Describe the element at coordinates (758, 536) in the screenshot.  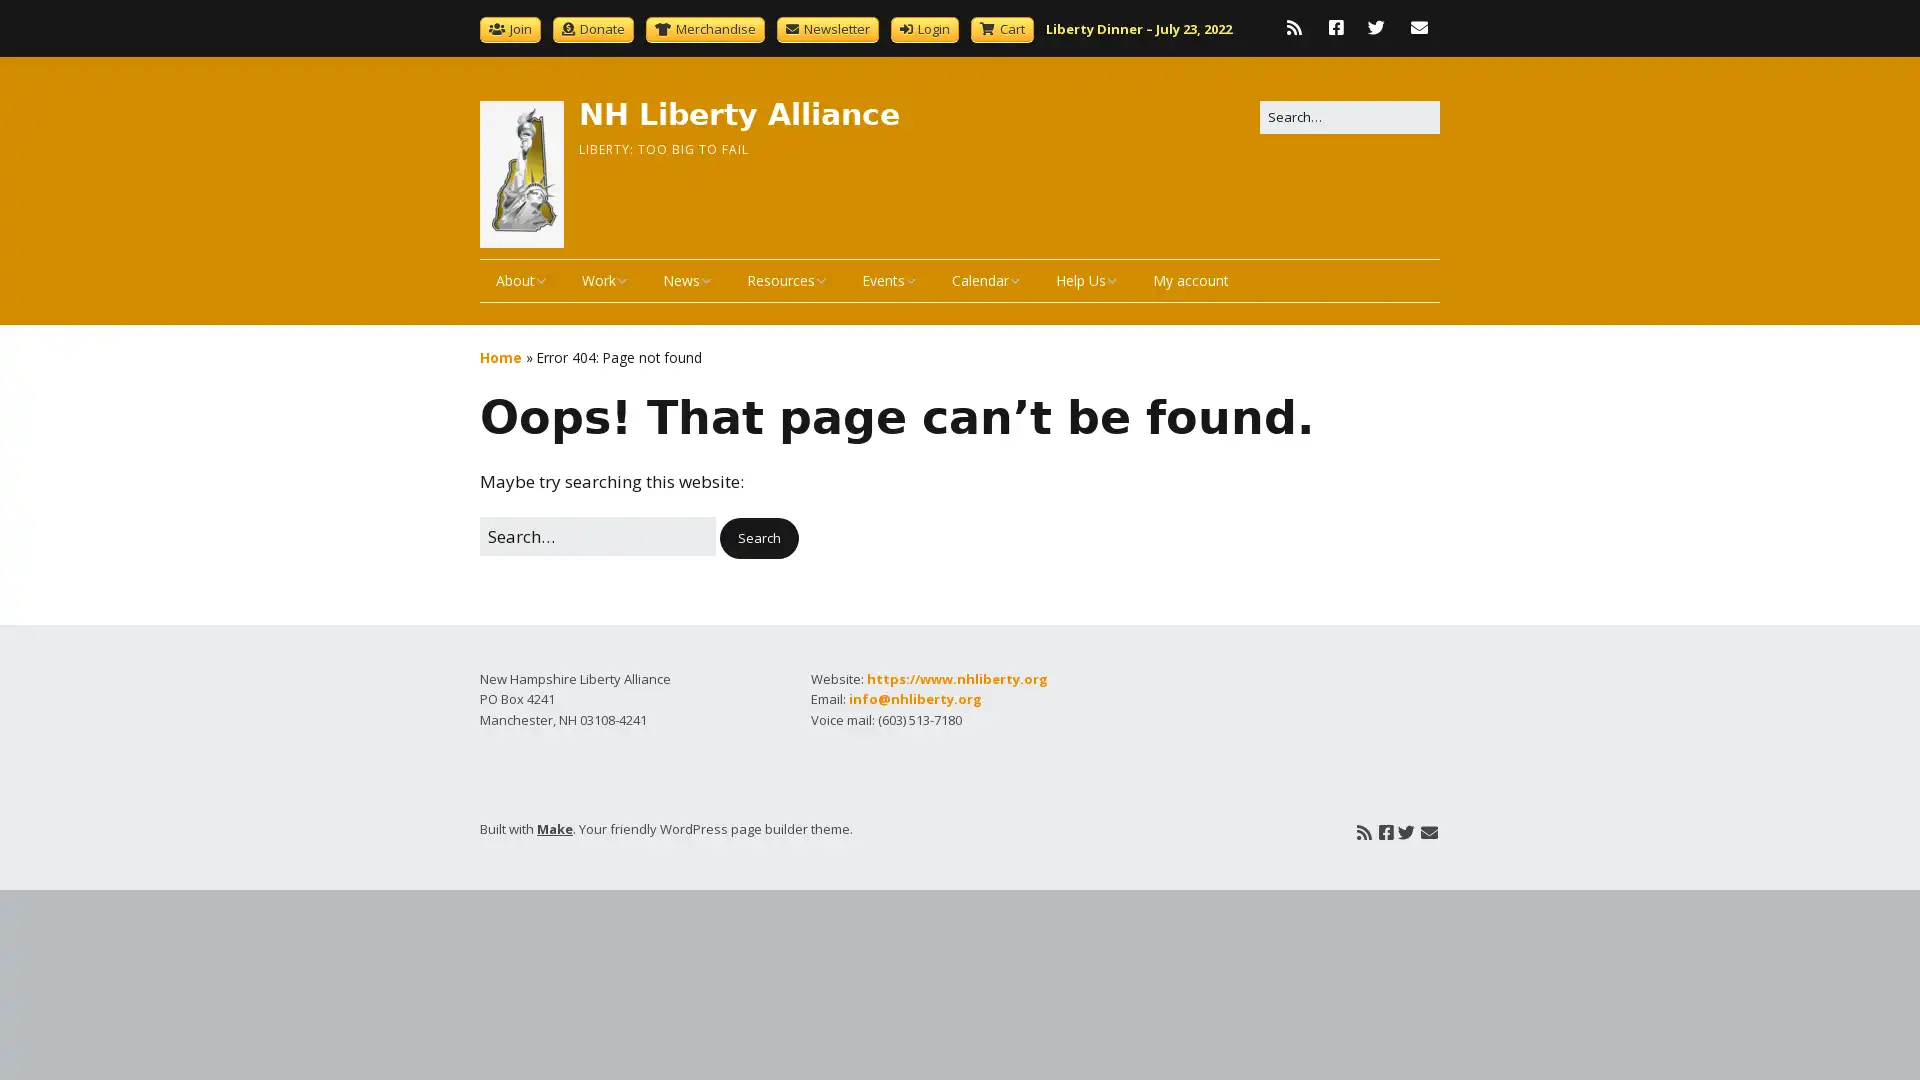
I see `Search` at that location.